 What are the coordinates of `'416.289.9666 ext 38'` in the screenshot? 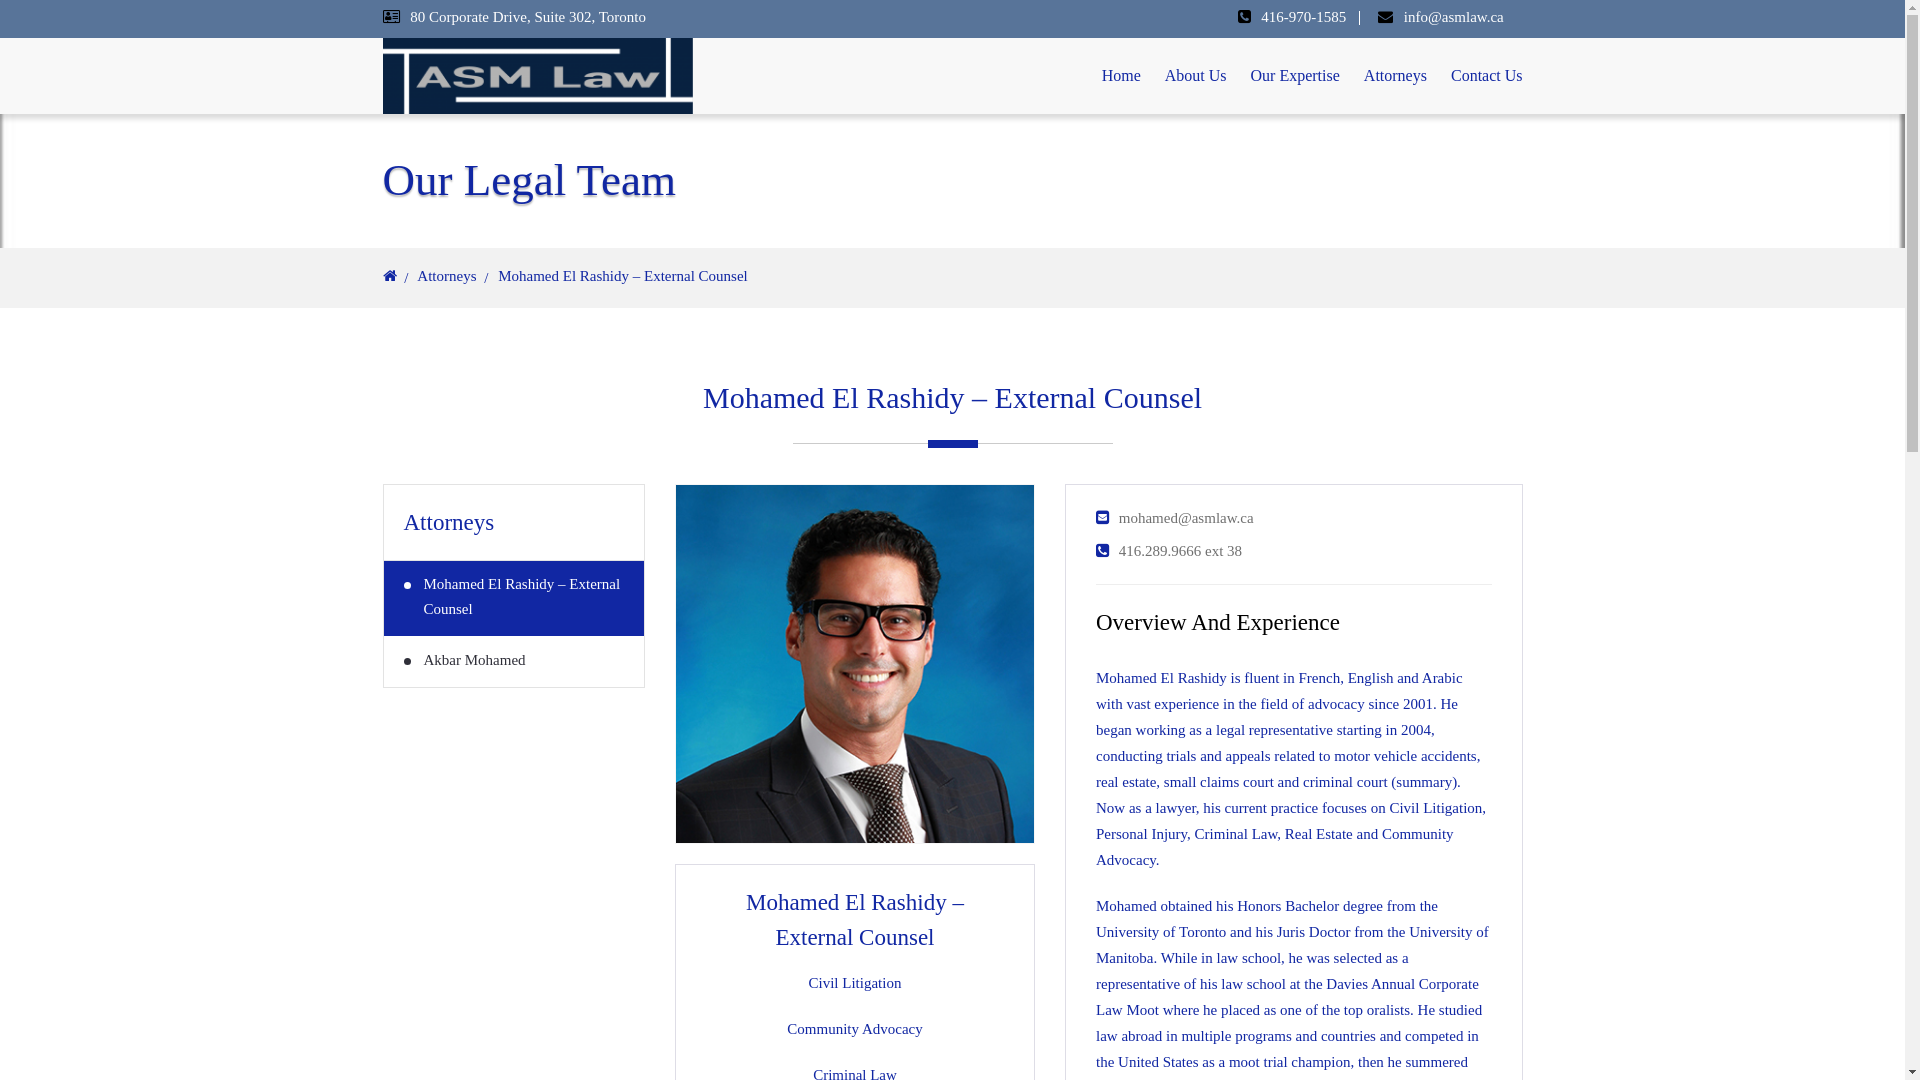 It's located at (1180, 551).